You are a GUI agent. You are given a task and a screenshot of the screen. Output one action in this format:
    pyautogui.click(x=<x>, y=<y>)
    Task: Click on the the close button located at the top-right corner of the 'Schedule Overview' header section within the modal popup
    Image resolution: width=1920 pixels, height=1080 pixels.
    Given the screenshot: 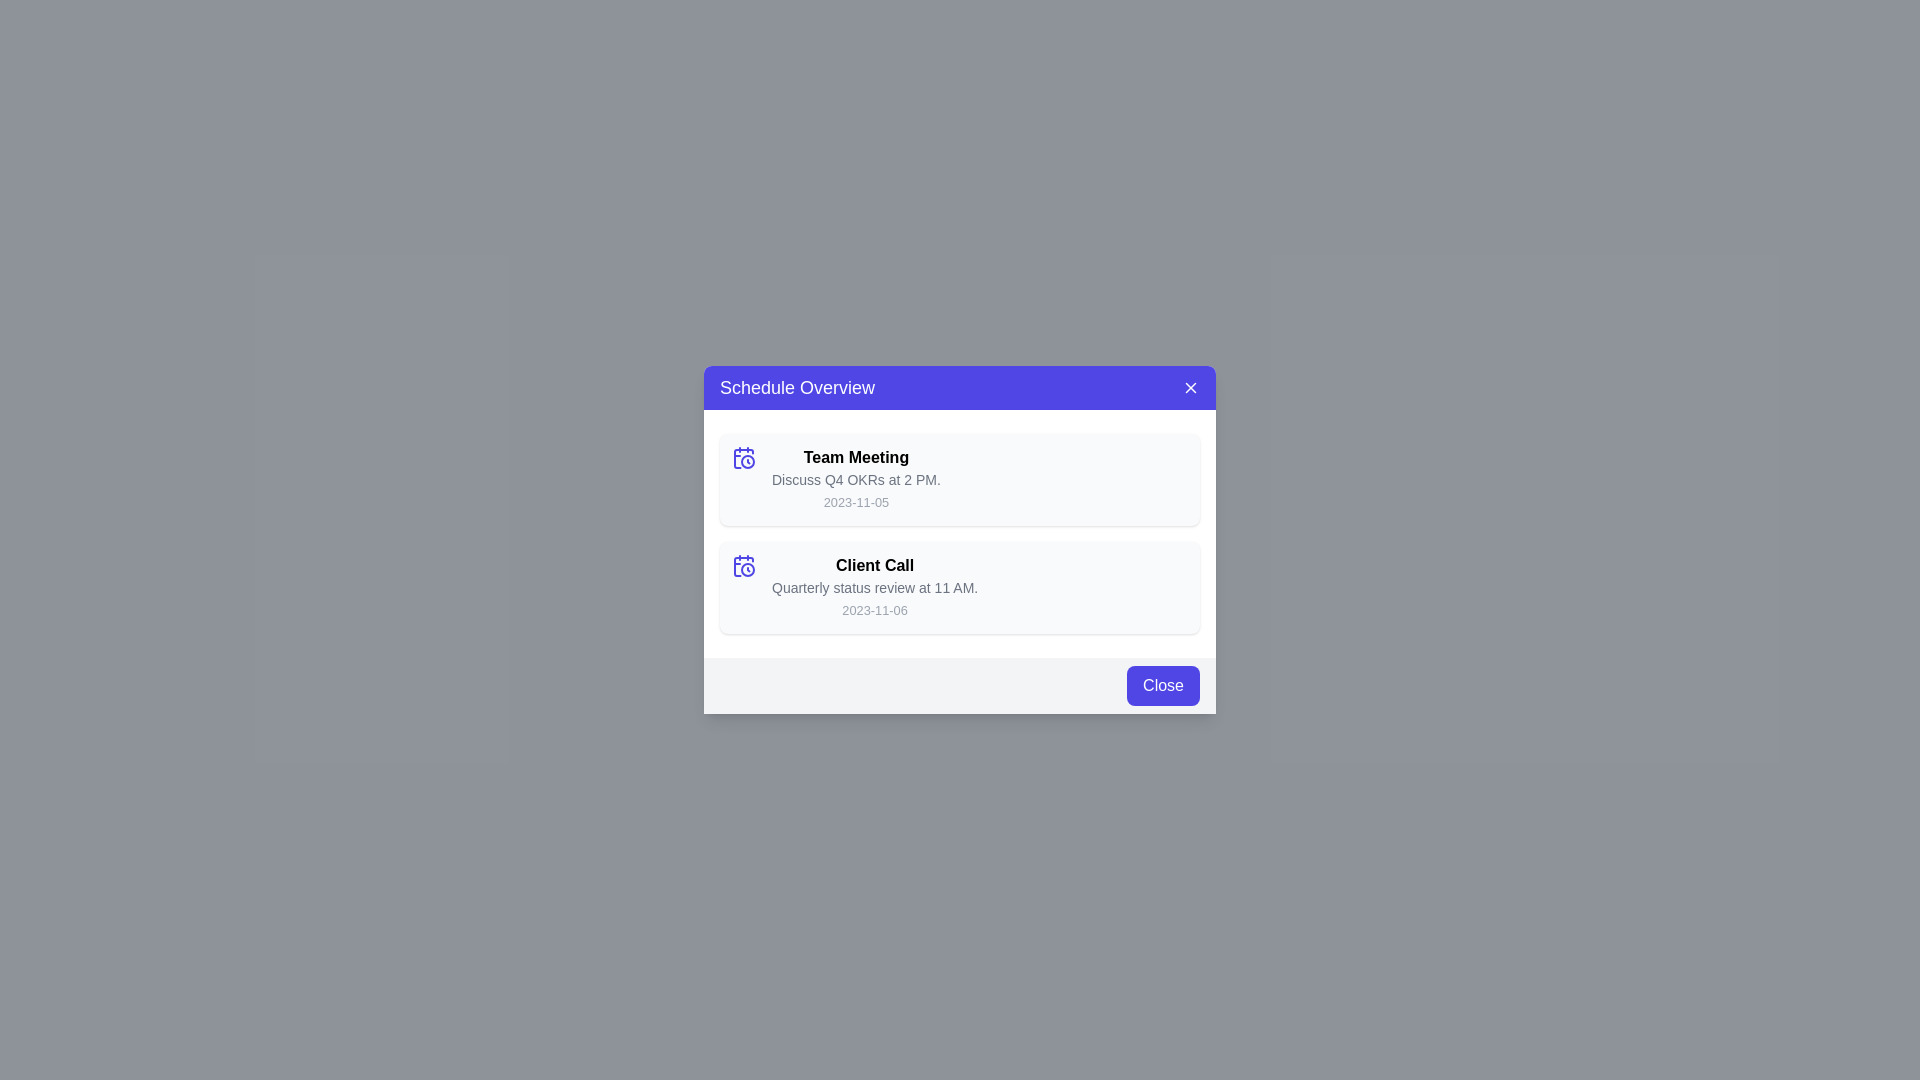 What is the action you would take?
    pyautogui.click(x=1190, y=388)
    